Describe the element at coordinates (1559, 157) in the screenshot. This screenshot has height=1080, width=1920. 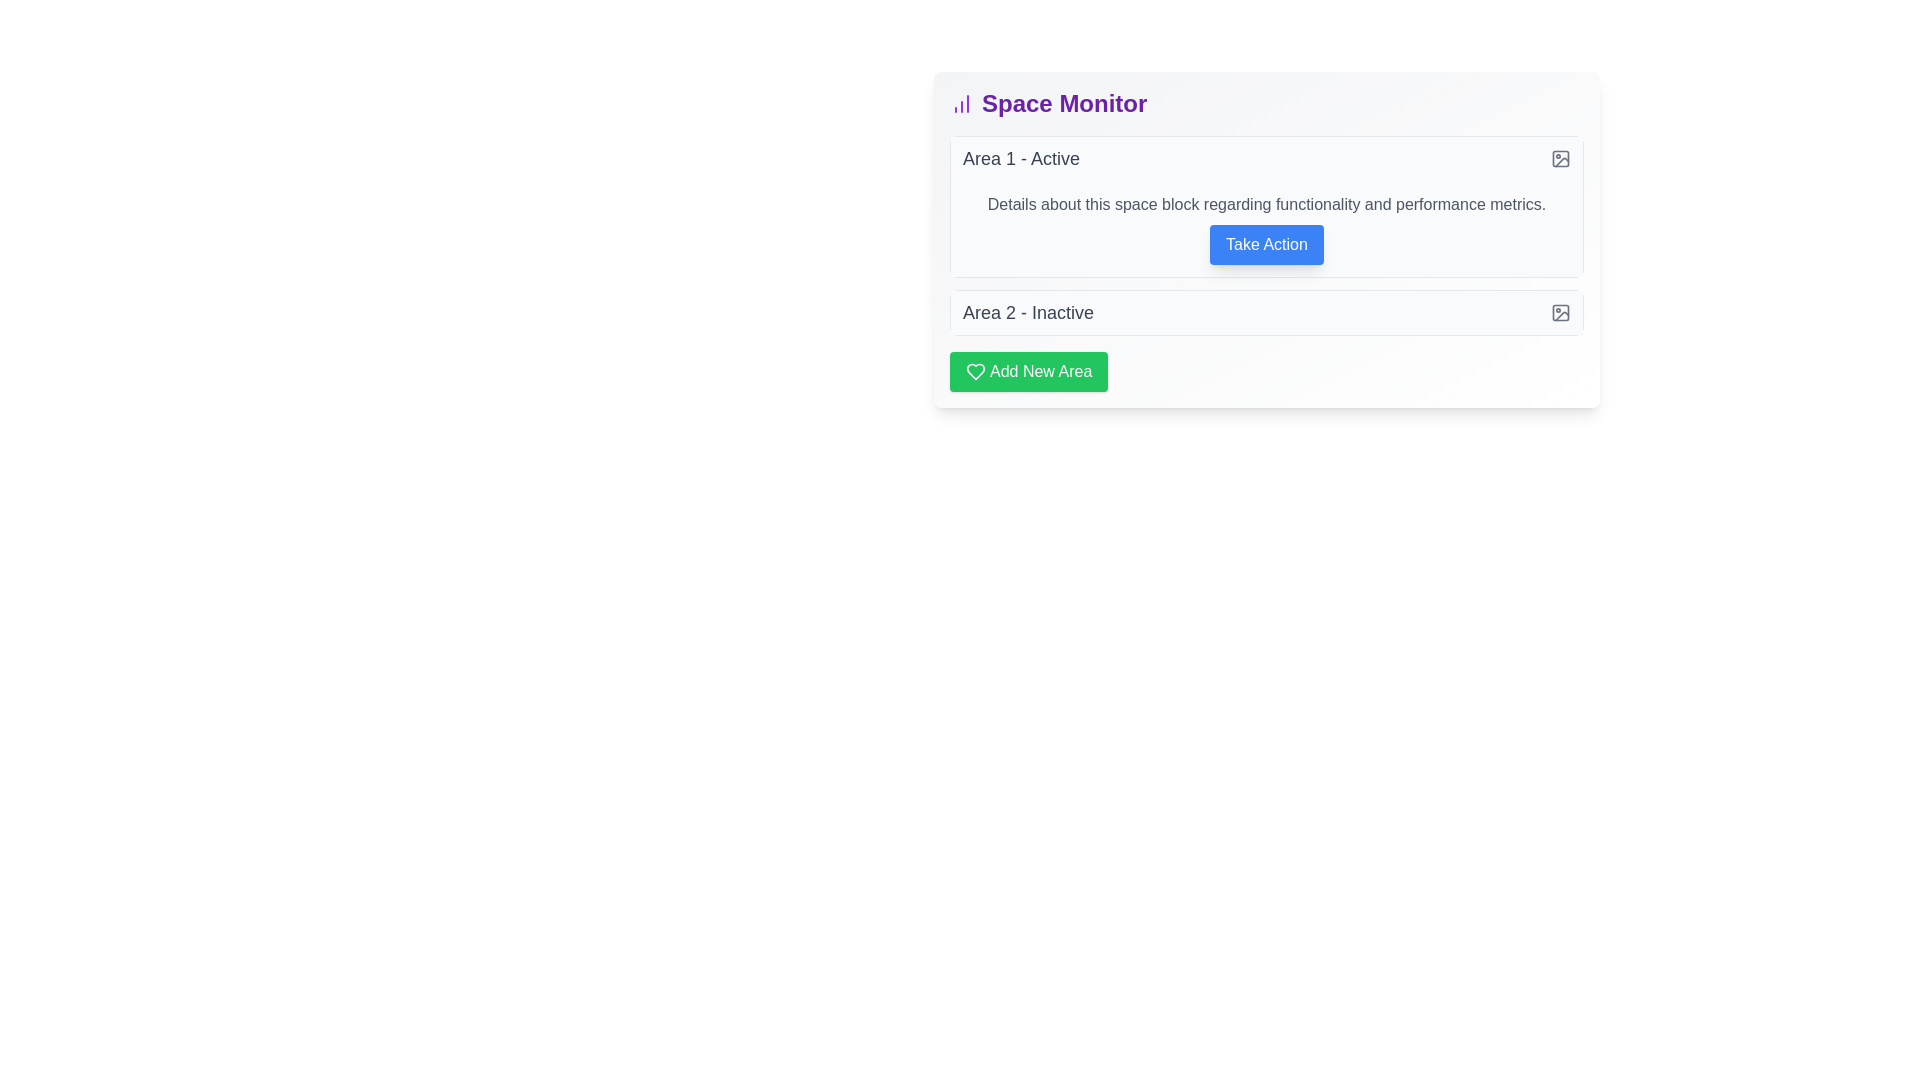
I see `the image/photo icon located in the top-right section of the 'Area 1 - Active' row` at that location.